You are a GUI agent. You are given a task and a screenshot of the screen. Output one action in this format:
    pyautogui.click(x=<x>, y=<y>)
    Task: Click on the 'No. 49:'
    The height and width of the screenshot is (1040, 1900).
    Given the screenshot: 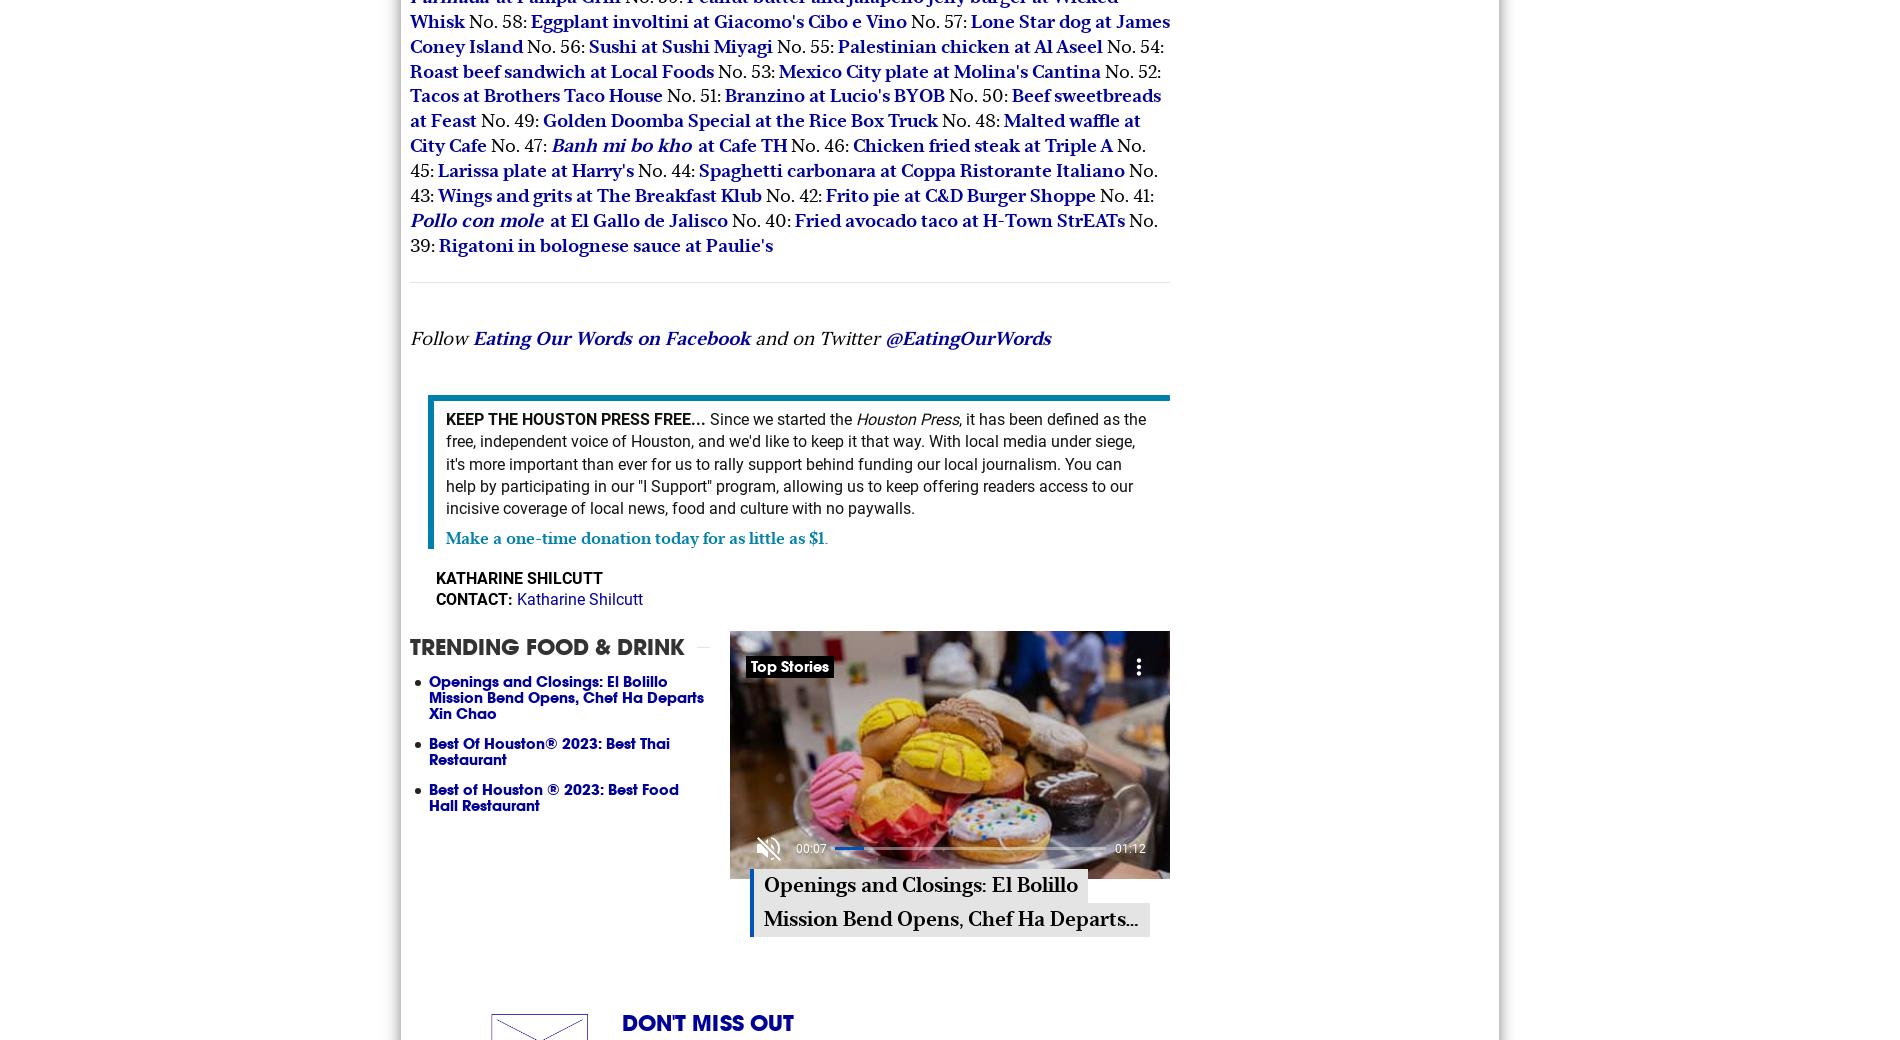 What is the action you would take?
    pyautogui.click(x=477, y=119)
    